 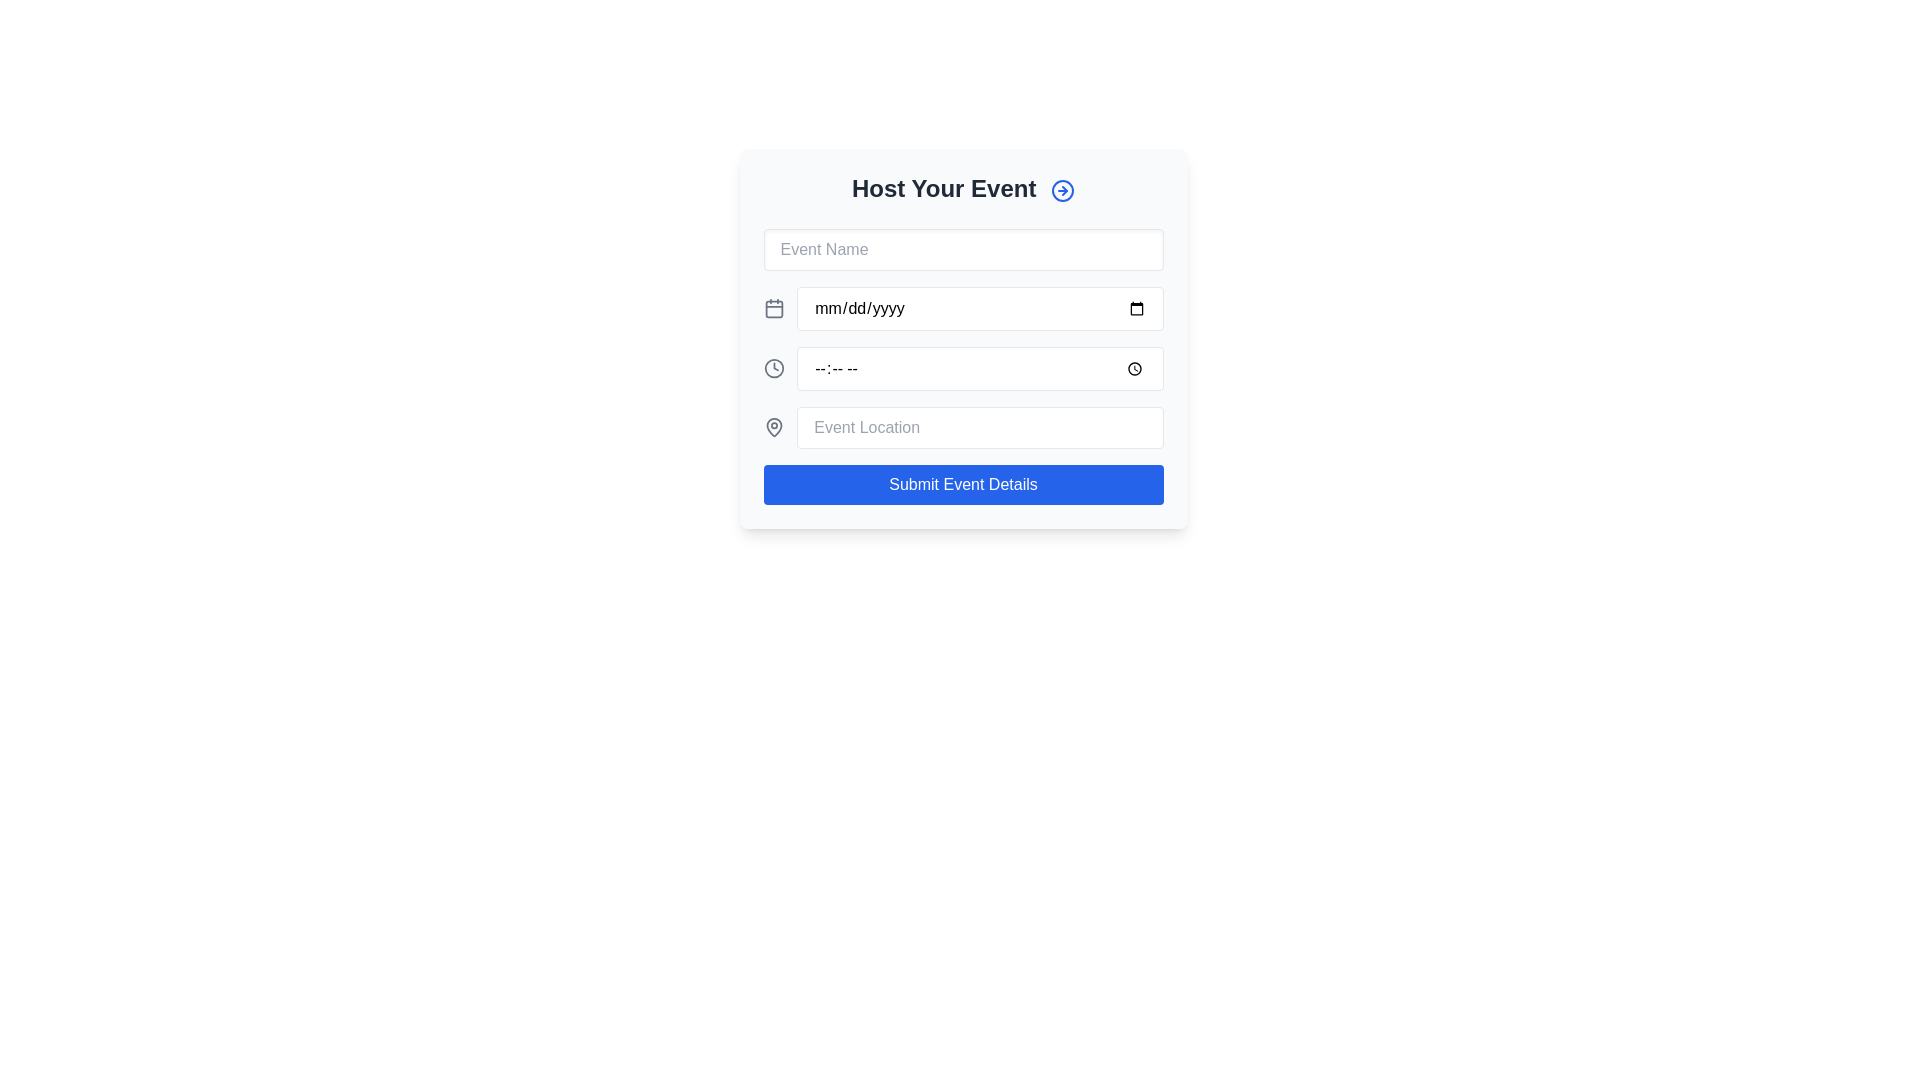 What do you see at coordinates (773, 369) in the screenshot?
I see `the time-related icon located in the third input row of the form, which is positioned at the left side of the time entry input field` at bounding box center [773, 369].